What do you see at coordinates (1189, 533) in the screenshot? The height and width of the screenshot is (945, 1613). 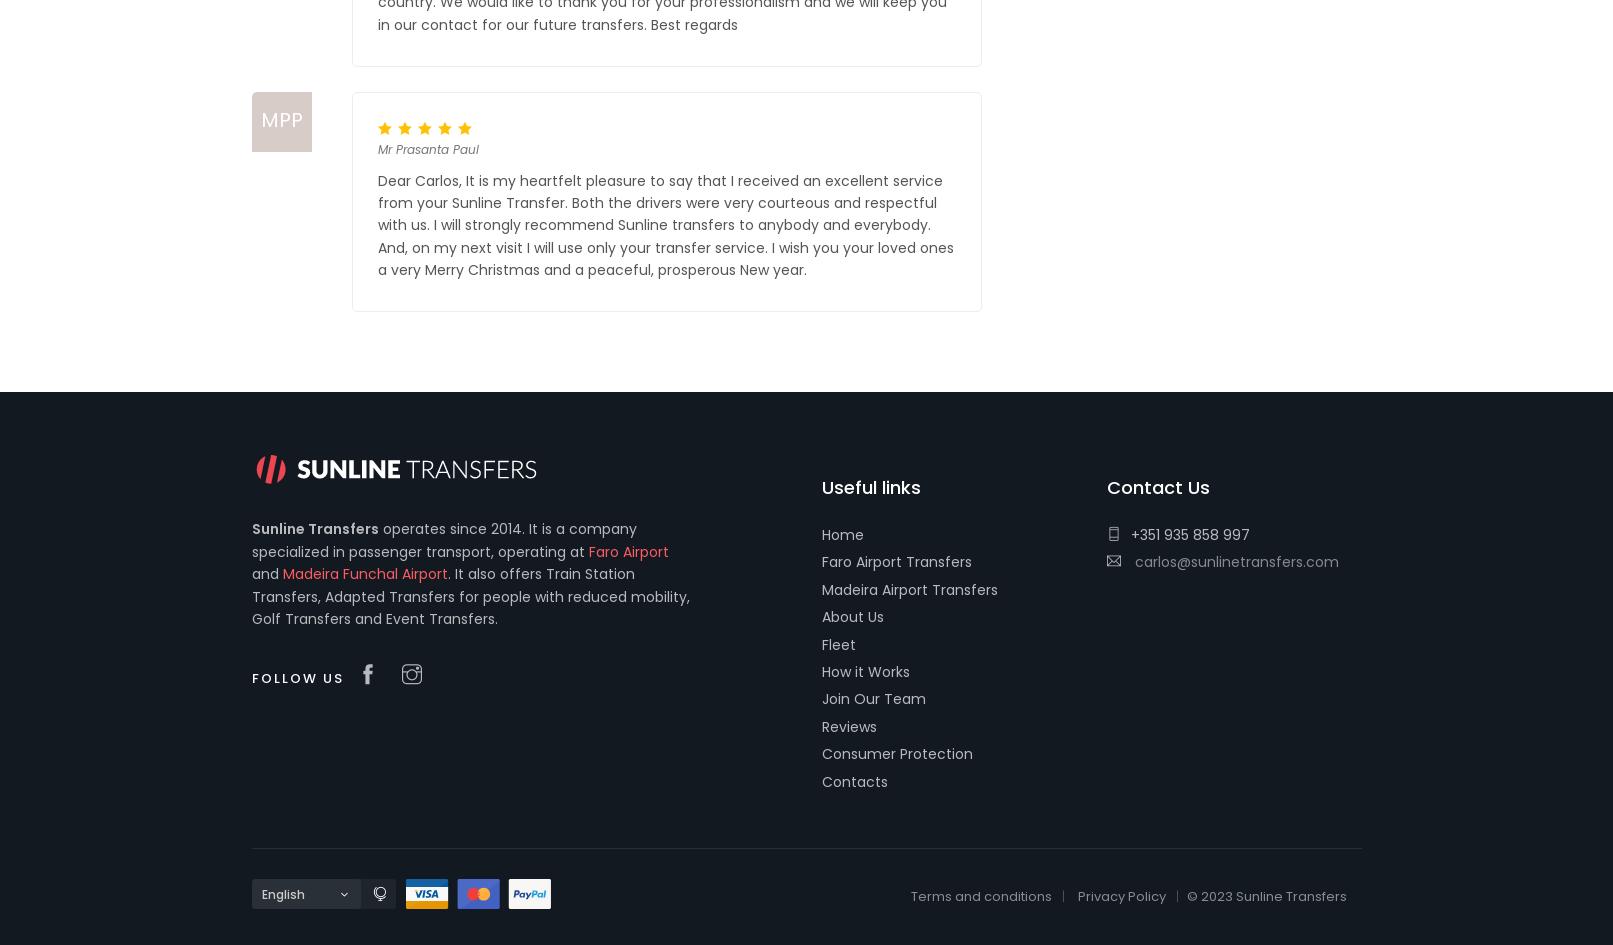 I see `'+351 935 858 997'` at bounding box center [1189, 533].